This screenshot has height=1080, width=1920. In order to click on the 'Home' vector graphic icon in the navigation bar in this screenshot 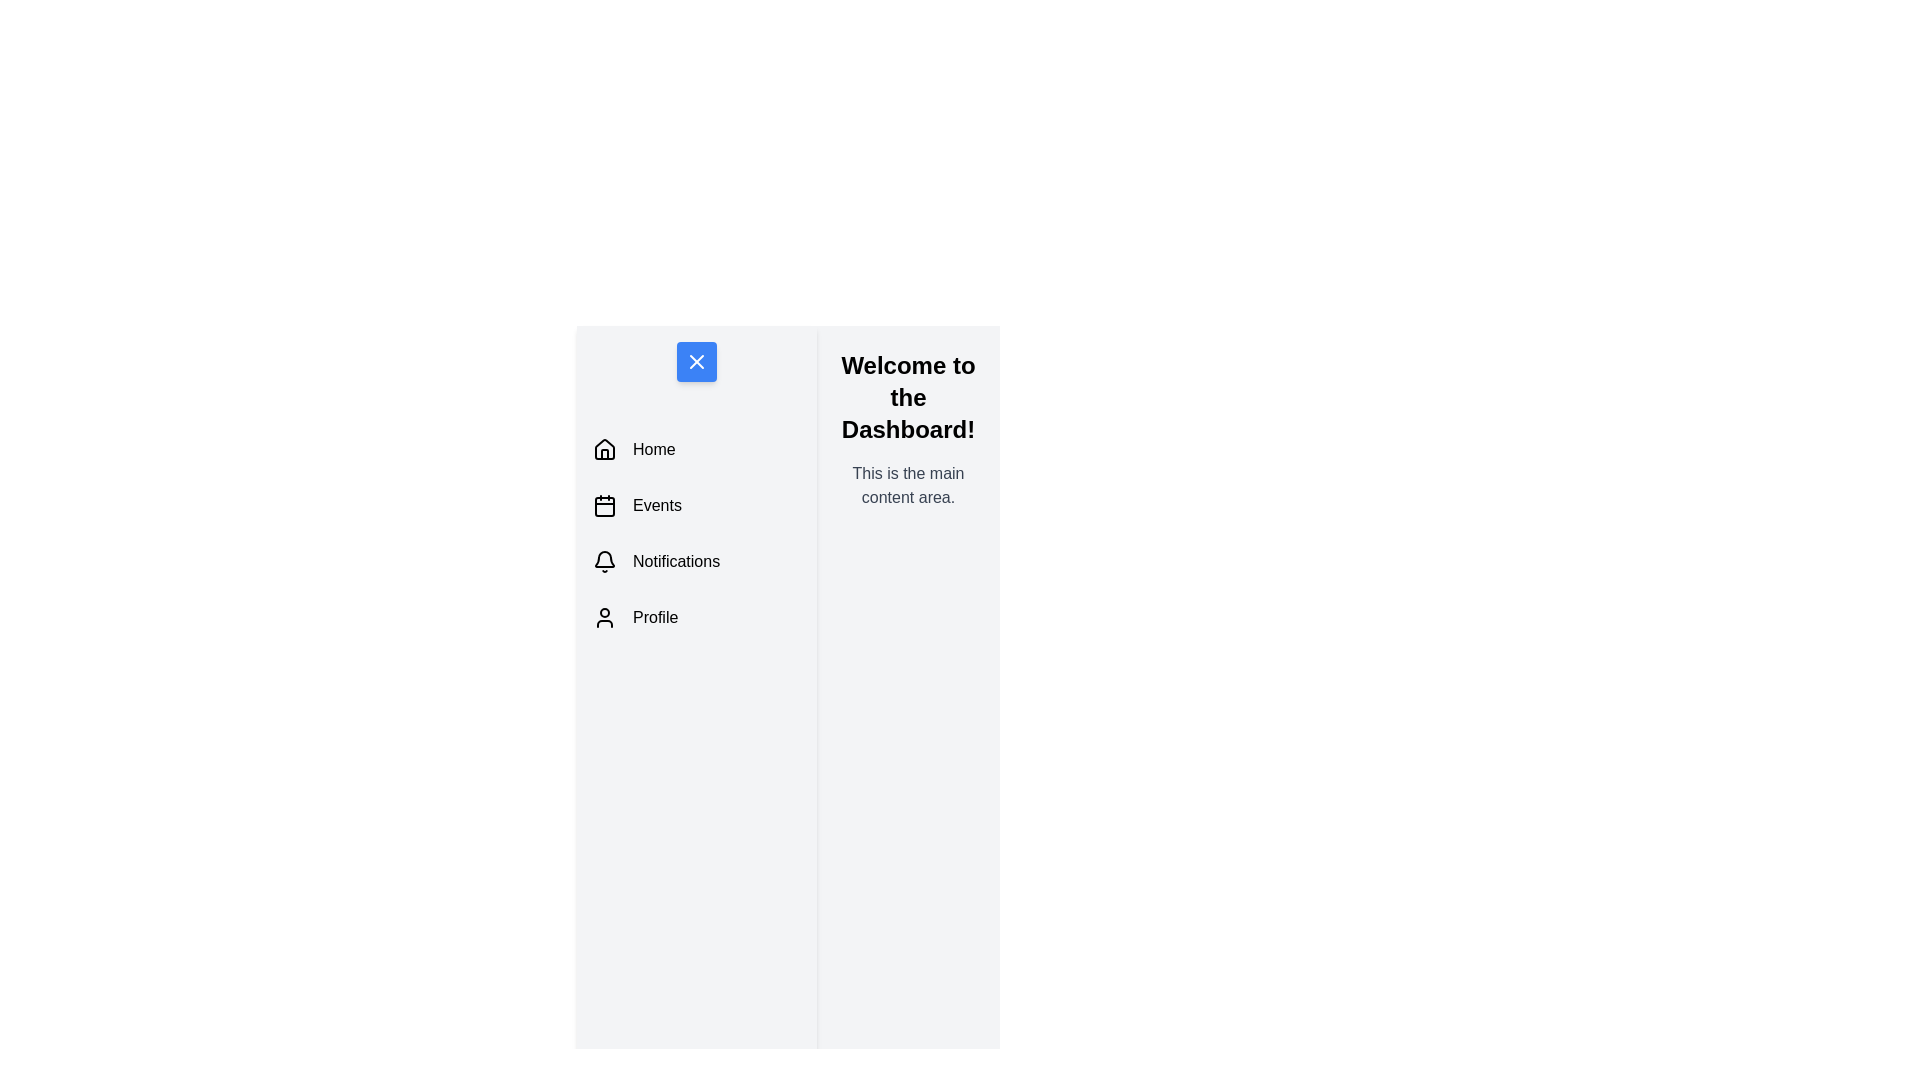, I will do `click(603, 447)`.